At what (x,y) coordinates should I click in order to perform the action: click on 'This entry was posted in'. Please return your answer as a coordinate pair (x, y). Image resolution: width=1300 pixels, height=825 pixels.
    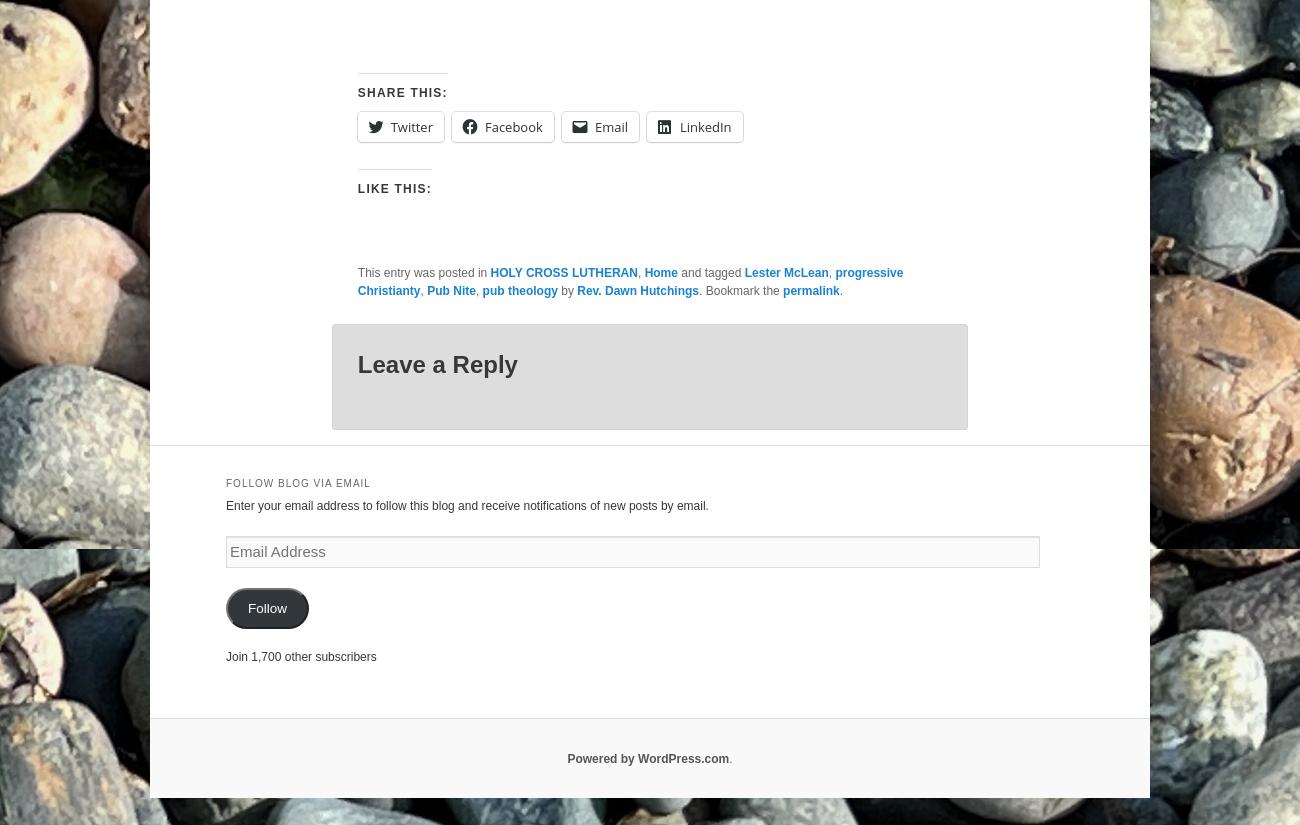
    Looking at the image, I should click on (423, 271).